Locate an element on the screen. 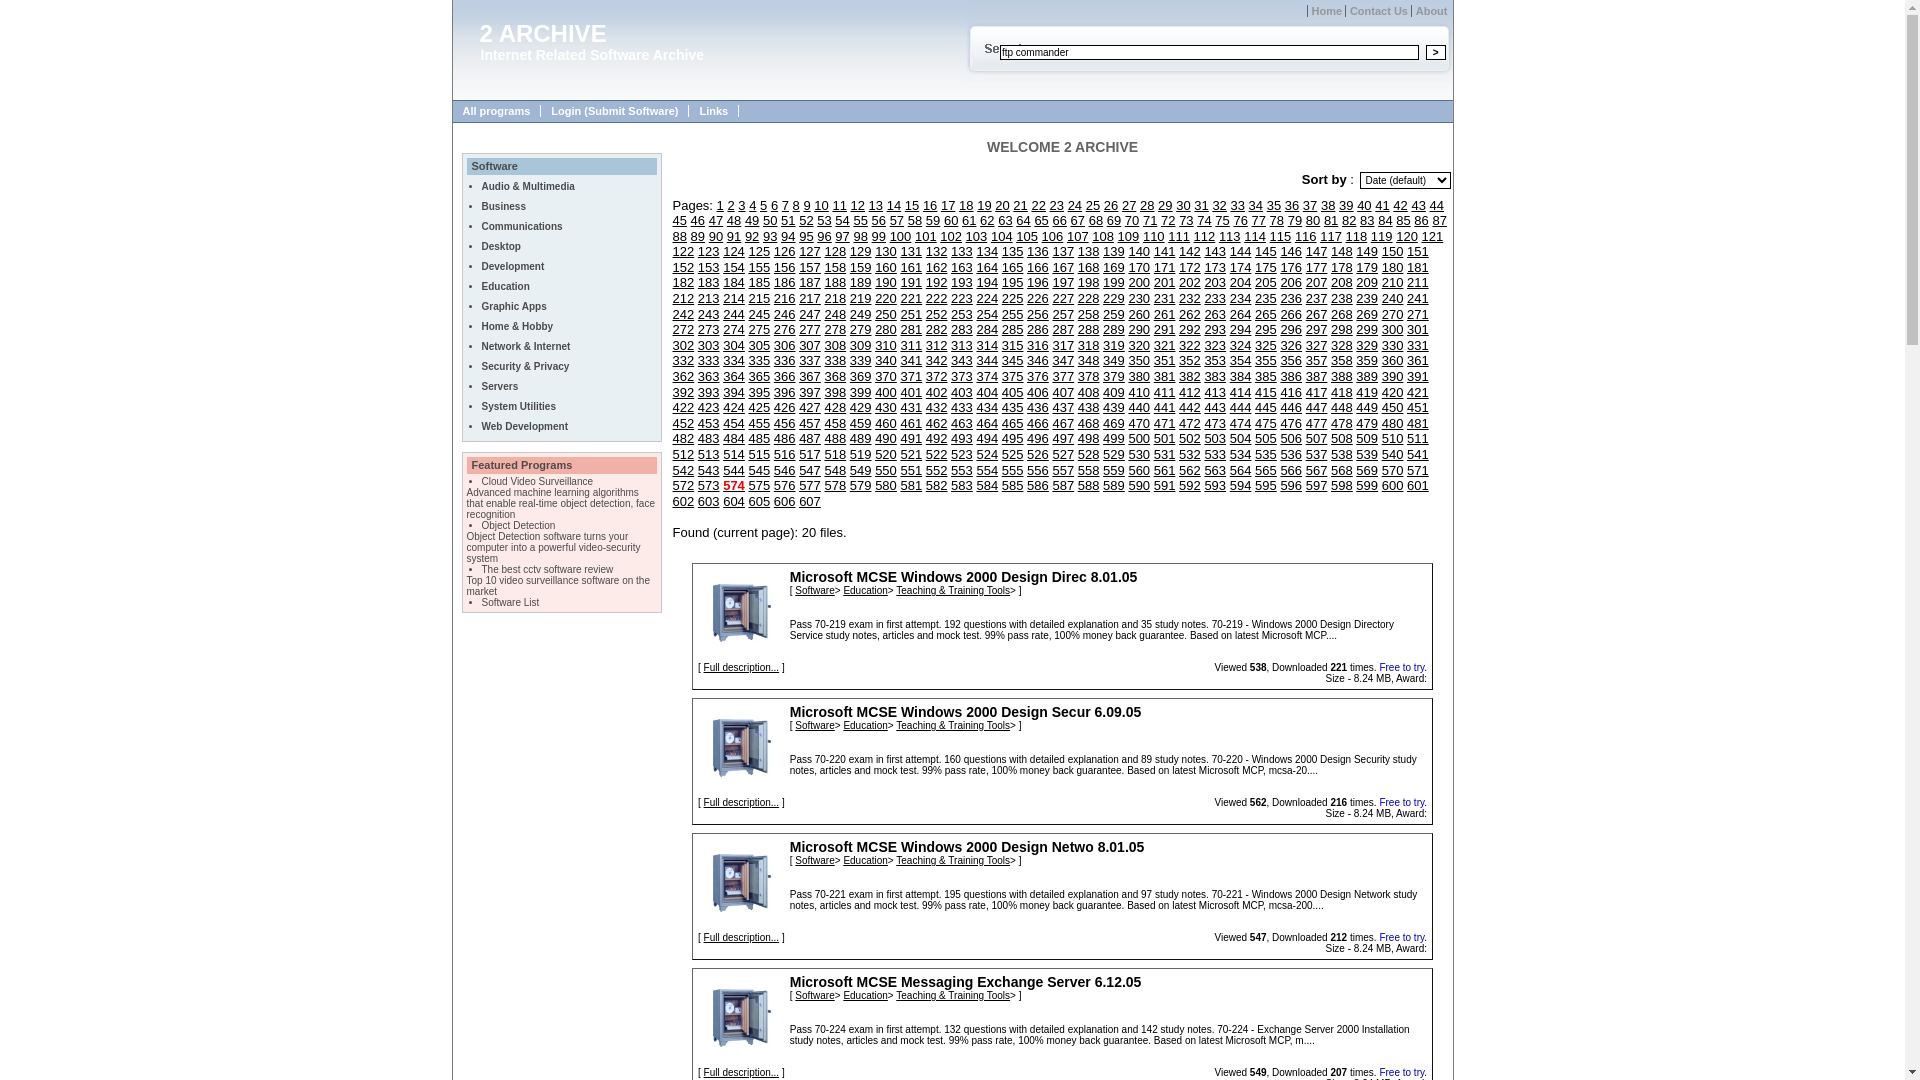 Image resolution: width=1920 pixels, height=1080 pixels. '338' is located at coordinates (835, 360).